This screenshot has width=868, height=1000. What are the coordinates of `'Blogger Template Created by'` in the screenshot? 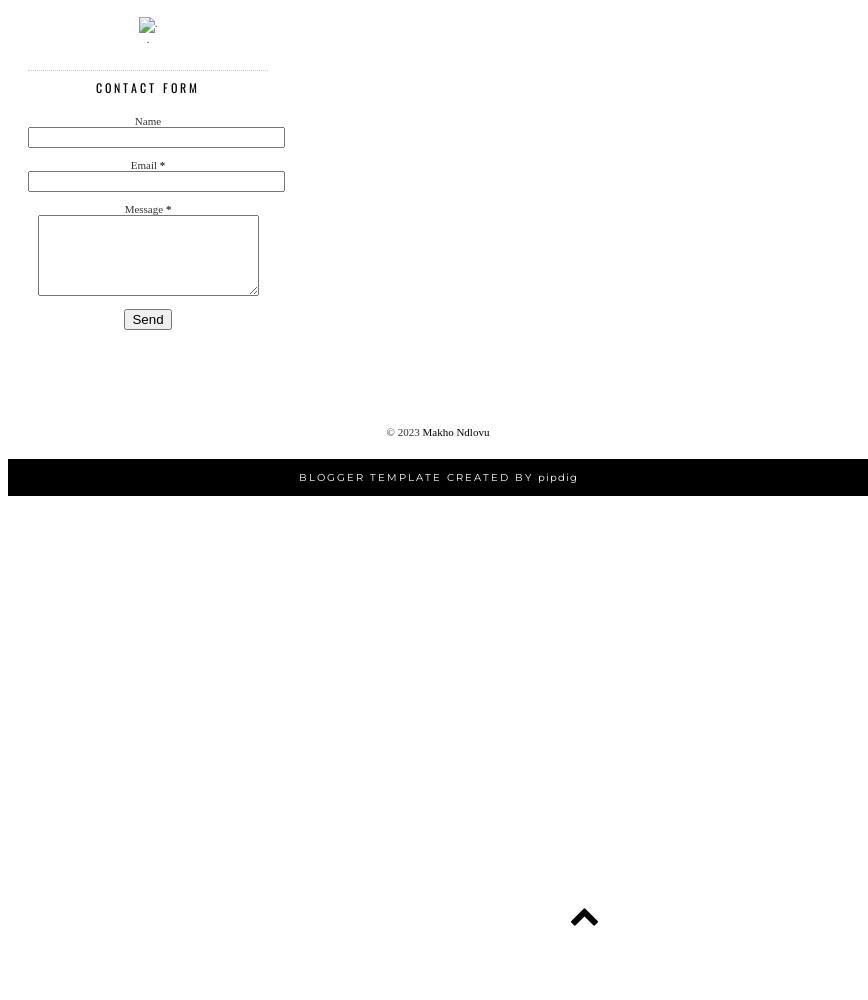 It's located at (297, 476).